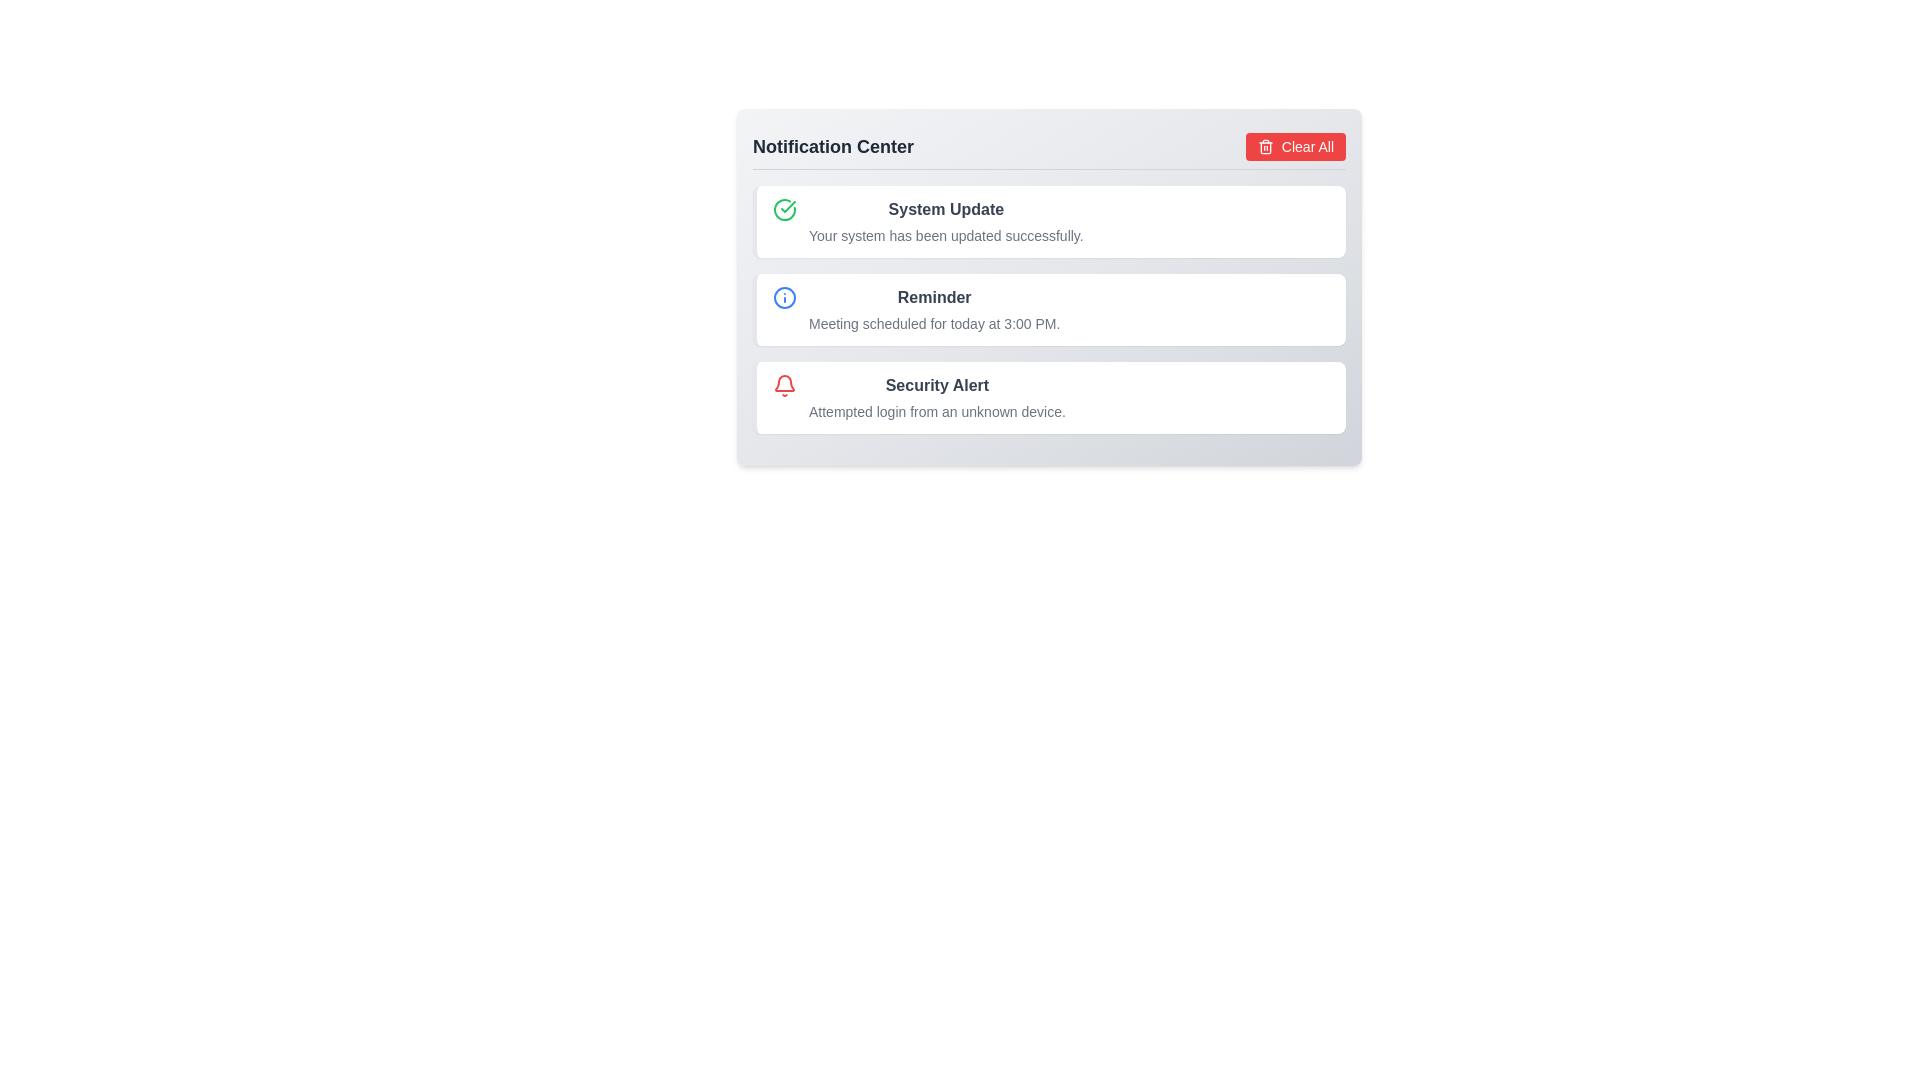  I want to click on the 'Clear All Notifications' button located in the upper-right corner of the Notification Center bar by moving the cursor to its center point, so click(1296, 145).